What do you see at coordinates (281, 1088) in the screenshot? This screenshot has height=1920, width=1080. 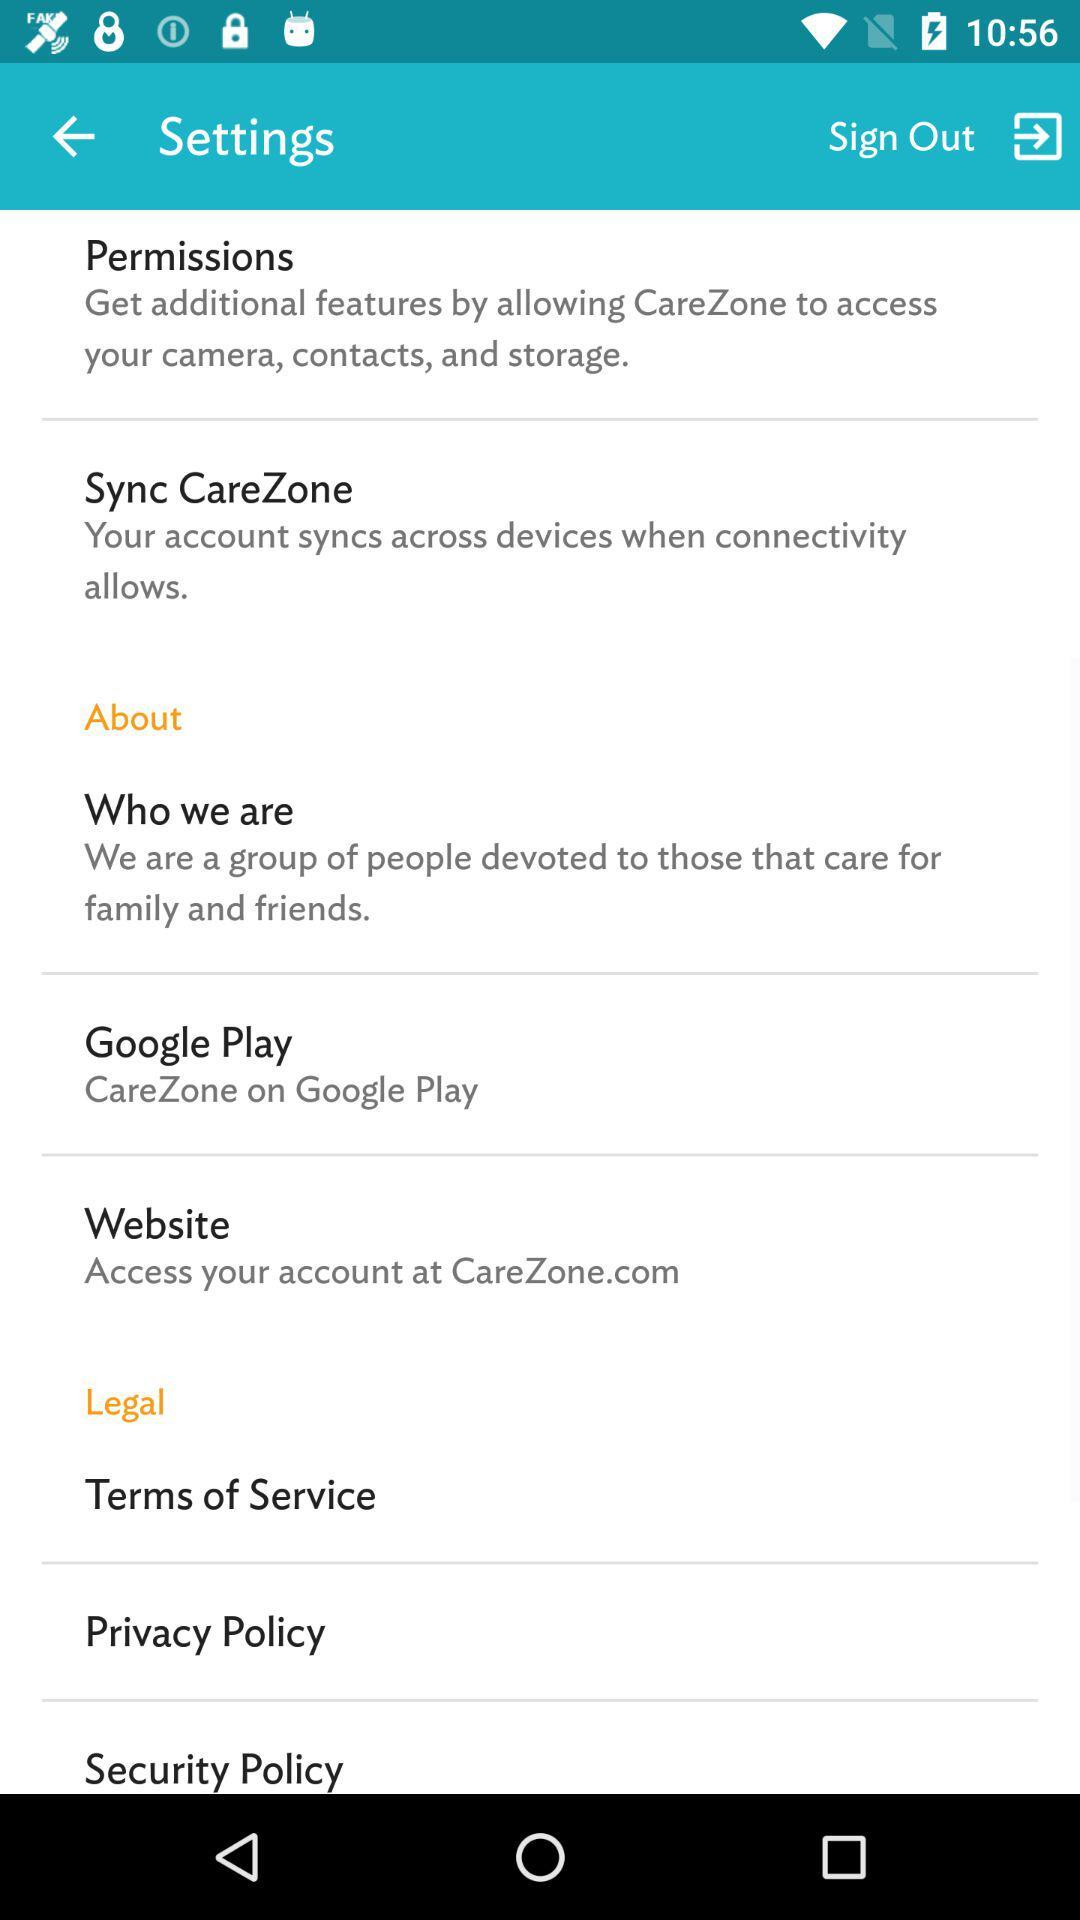 I see `the carezone on google icon` at bounding box center [281, 1088].